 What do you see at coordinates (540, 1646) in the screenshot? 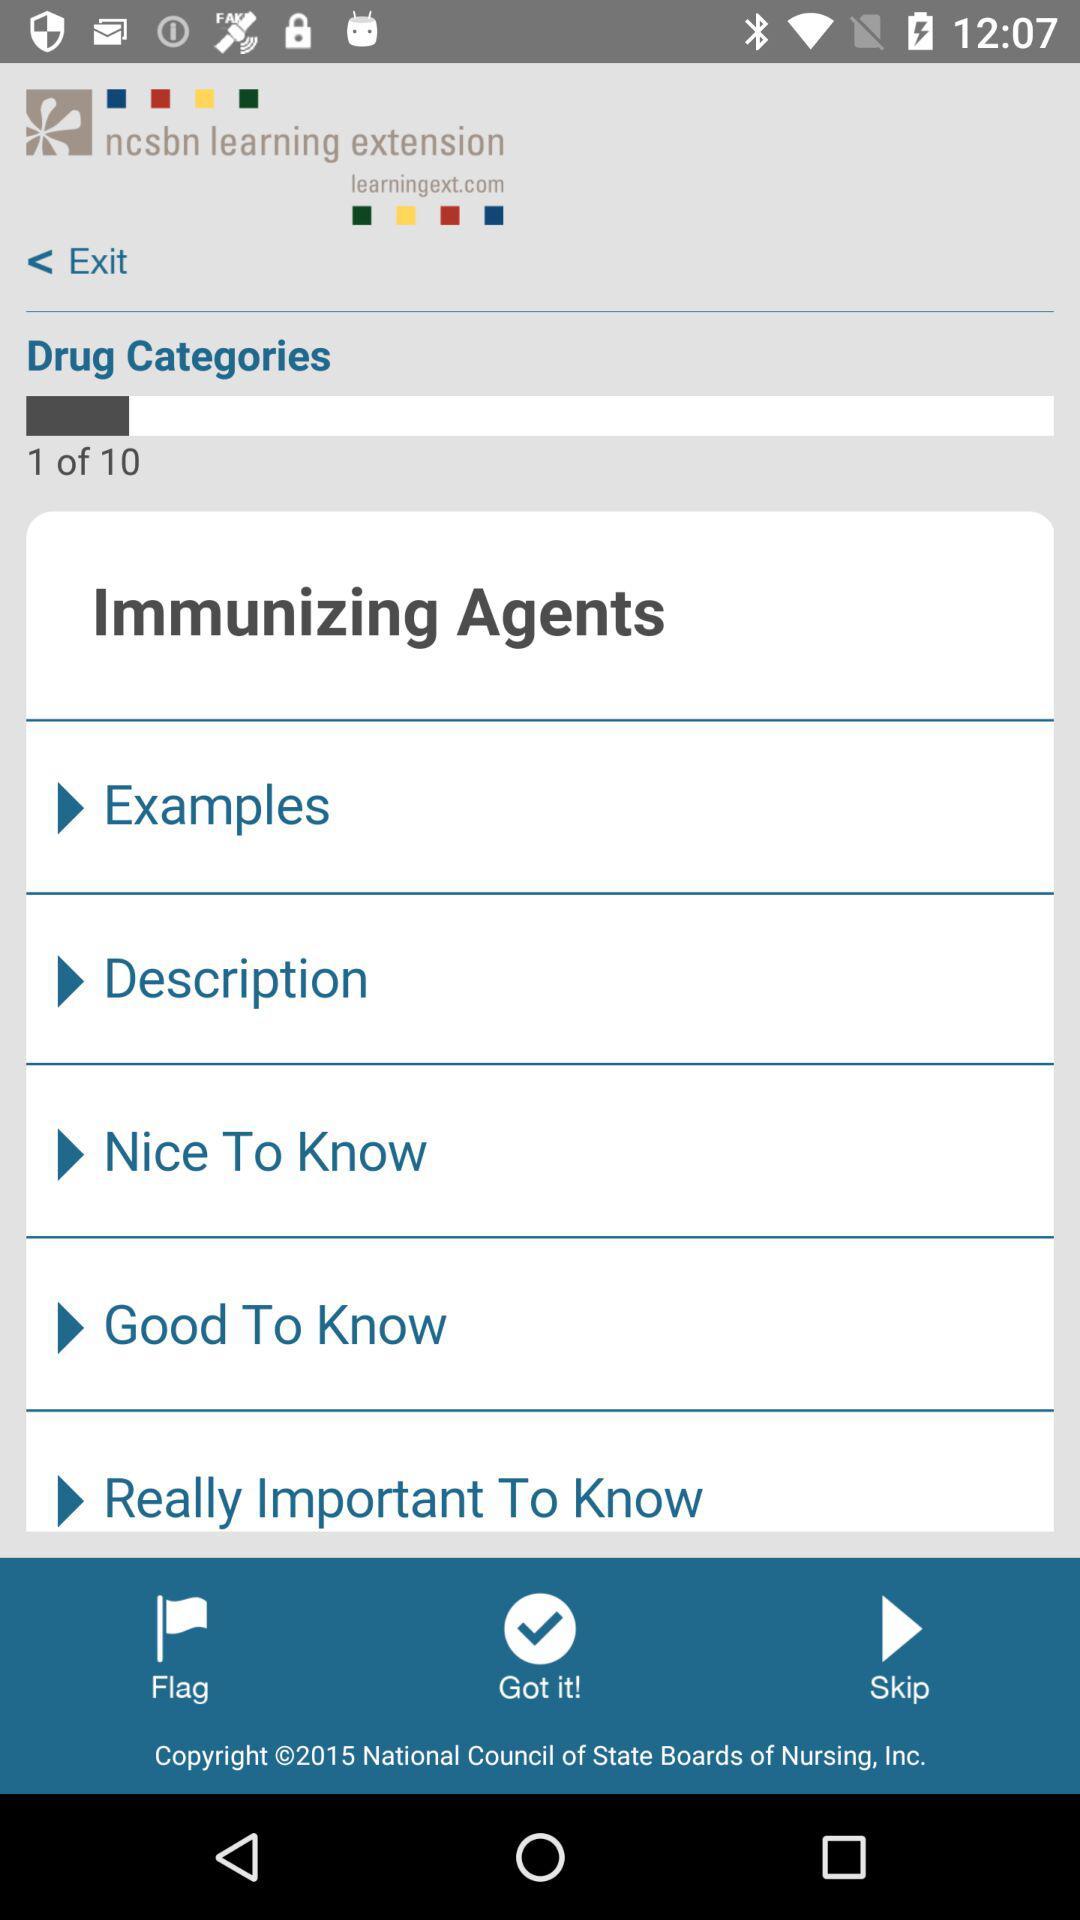
I see `ok` at bounding box center [540, 1646].